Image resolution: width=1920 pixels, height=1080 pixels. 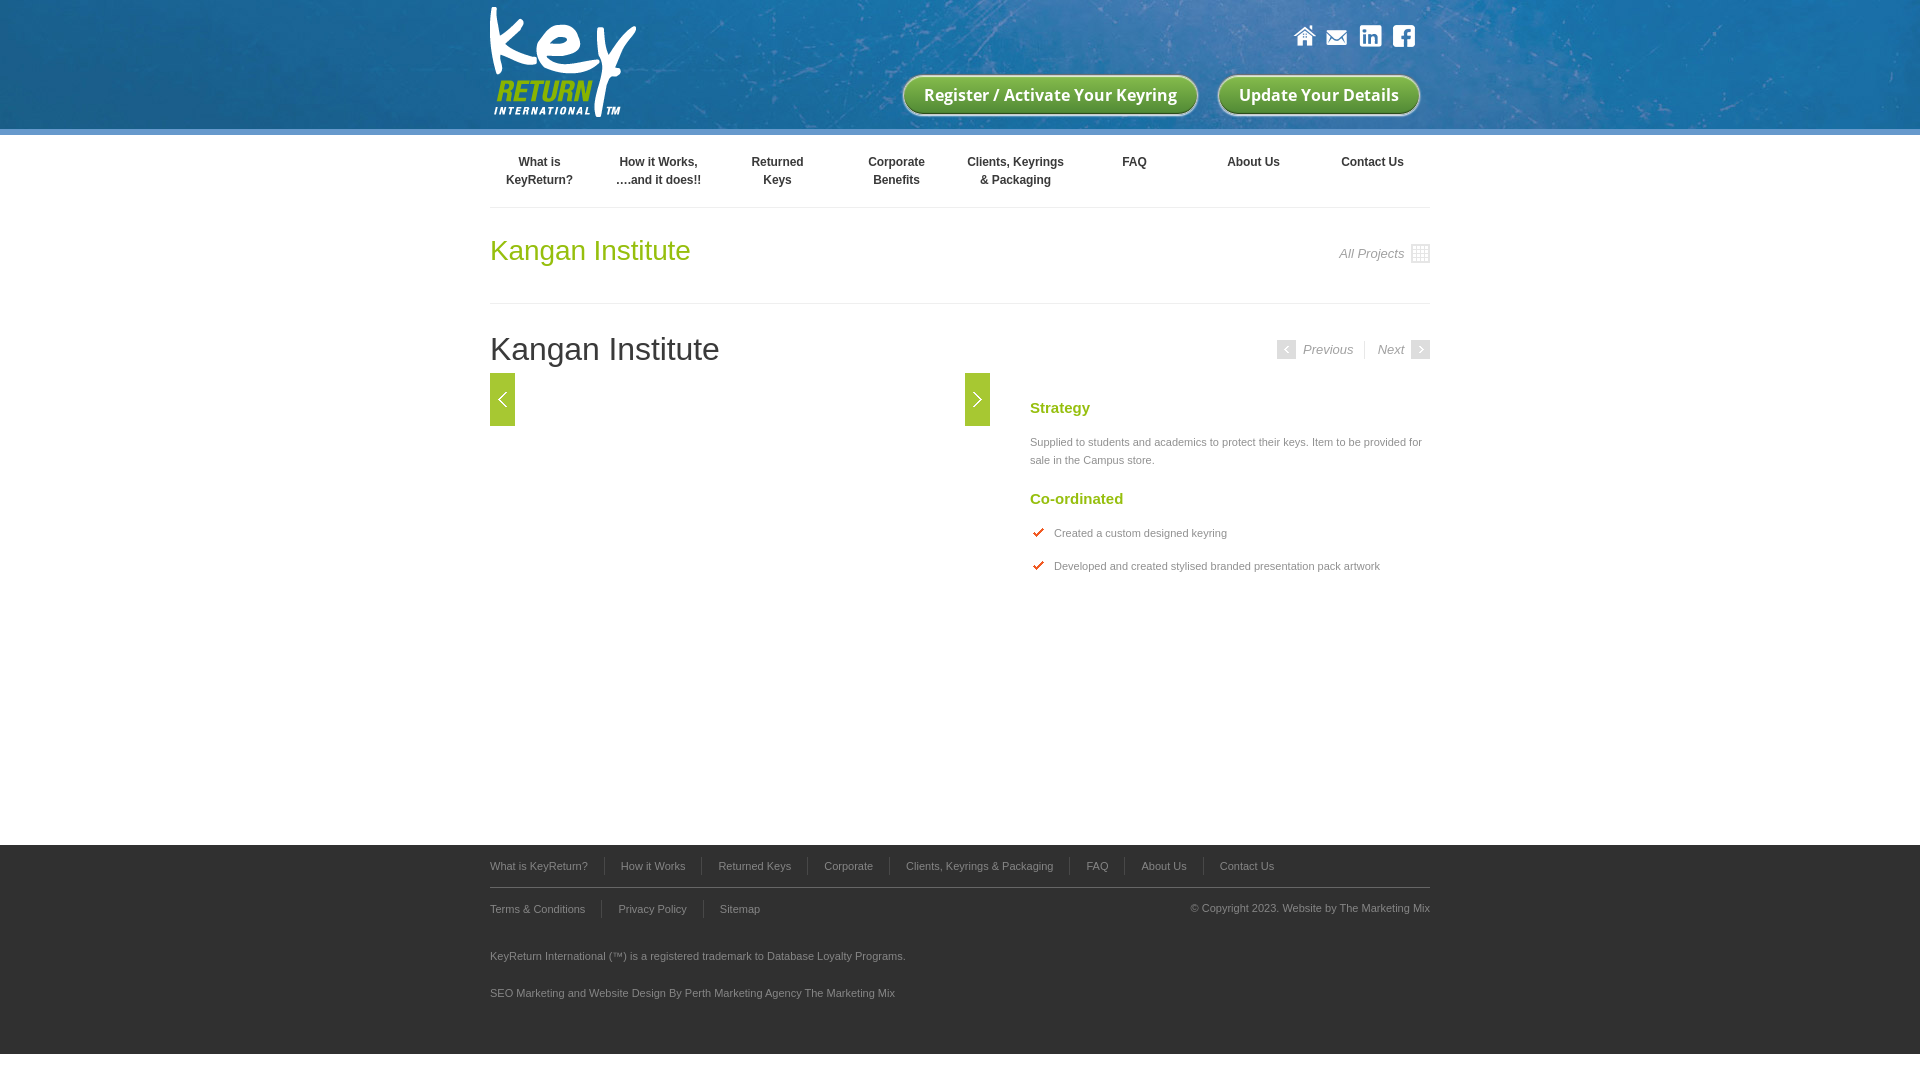 What do you see at coordinates (1383, 253) in the screenshot?
I see `'All Projects'` at bounding box center [1383, 253].